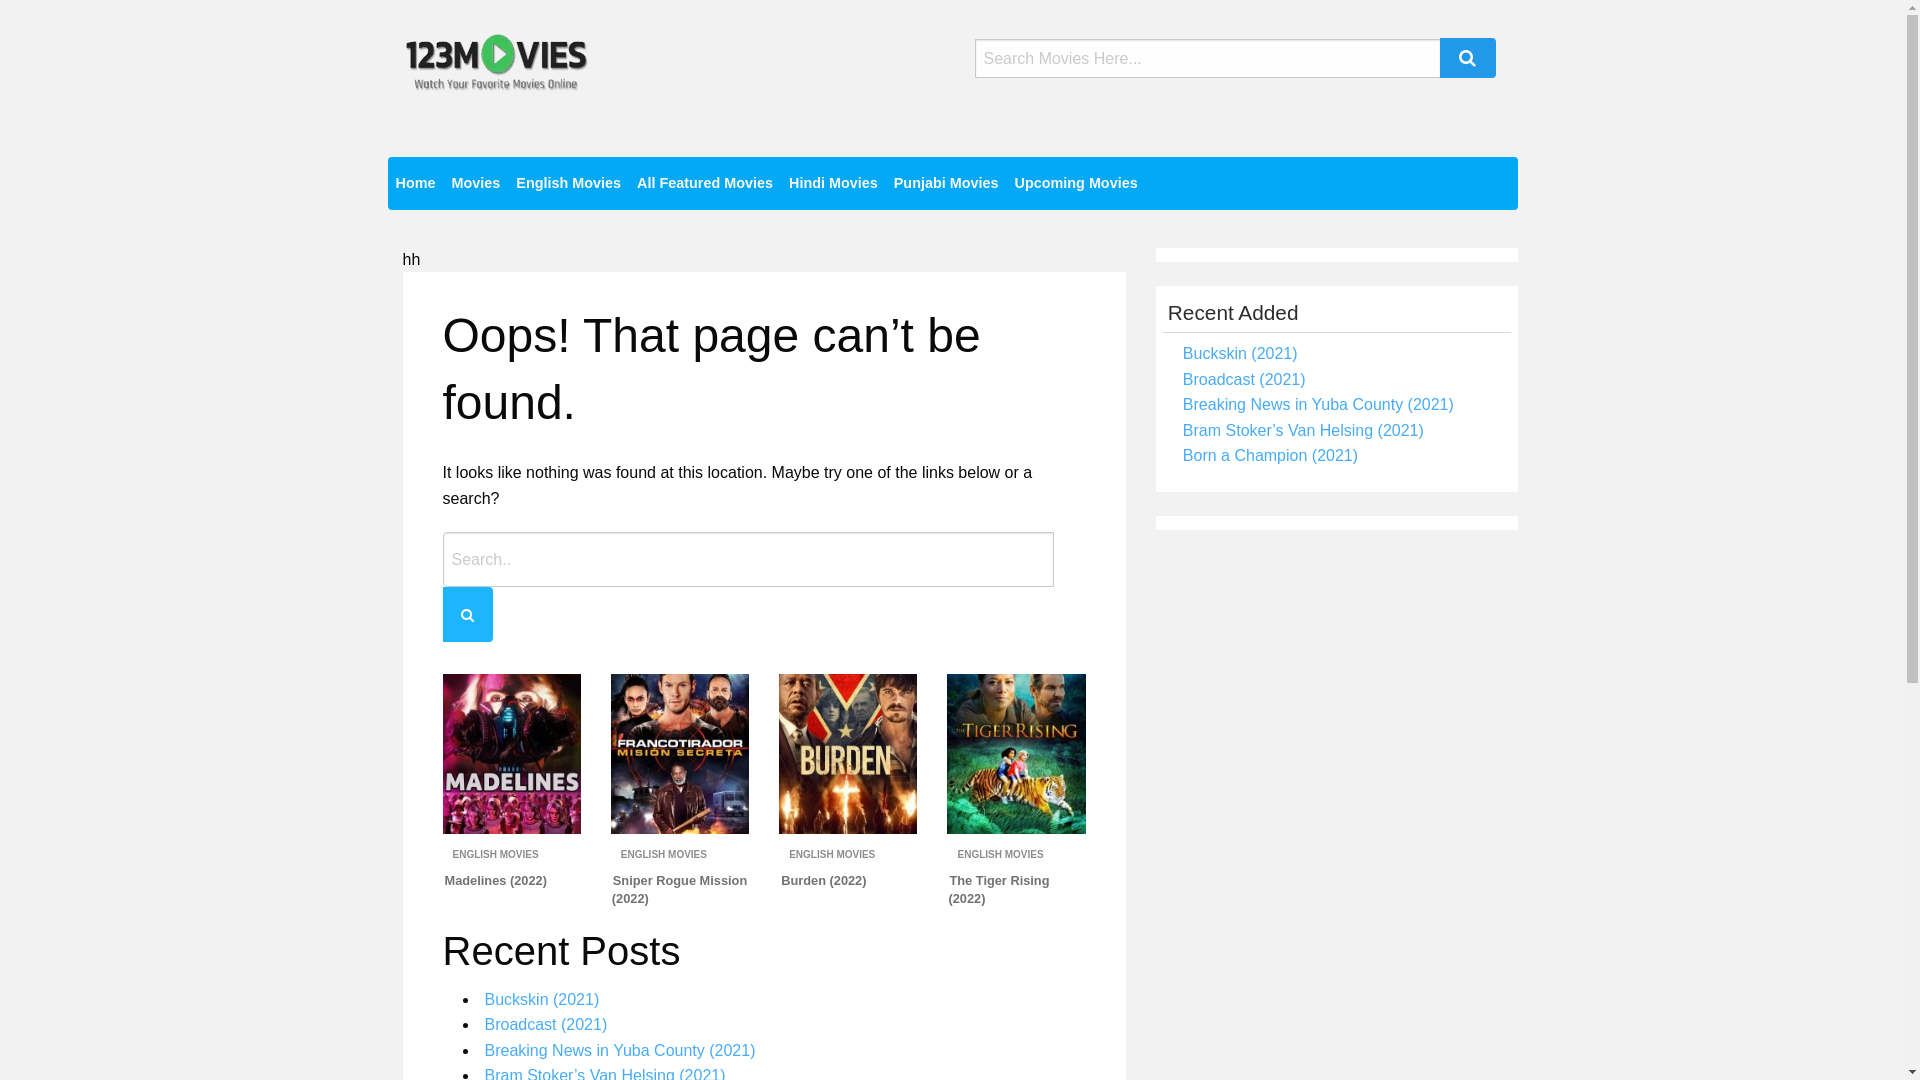 The width and height of the screenshot is (1920, 1080). I want to click on 'Broadcast (2021)', so click(1243, 379).